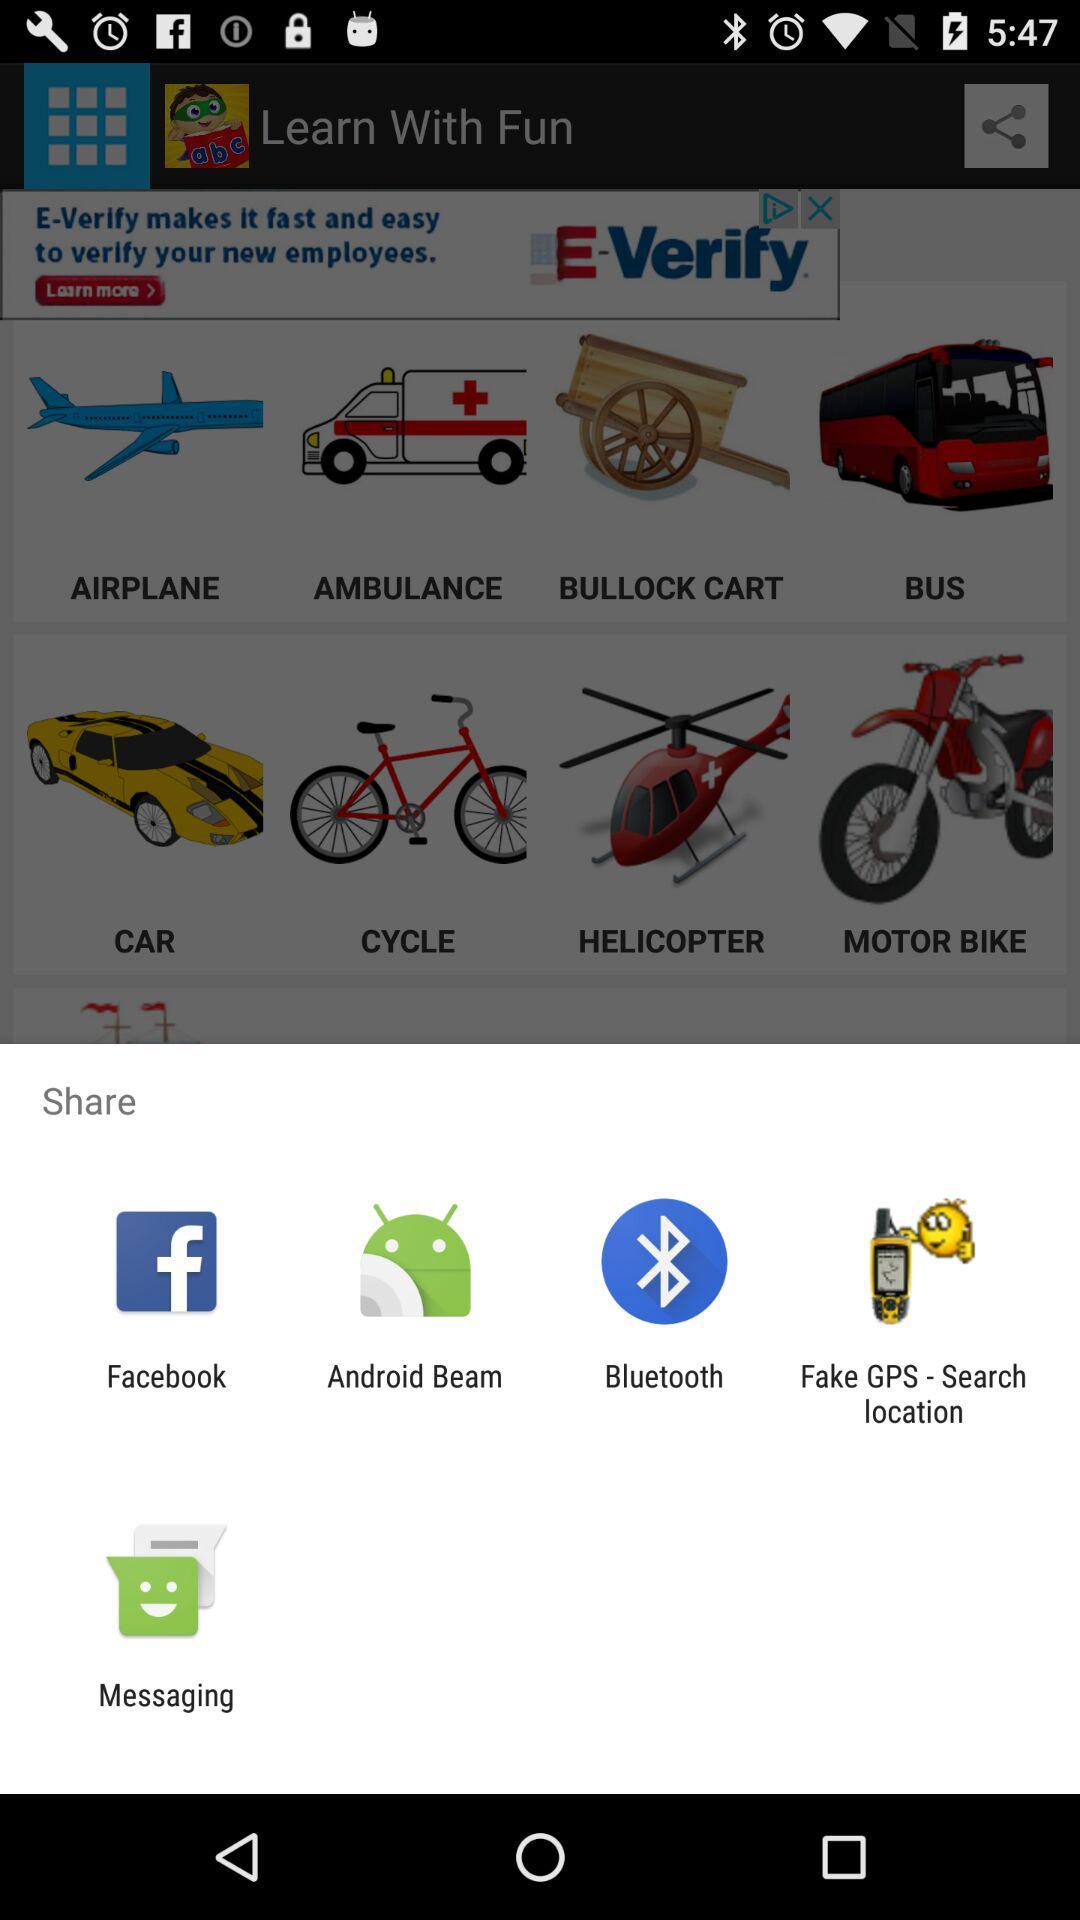  What do you see at coordinates (913, 1392) in the screenshot?
I see `item to the right of the bluetooth item` at bounding box center [913, 1392].